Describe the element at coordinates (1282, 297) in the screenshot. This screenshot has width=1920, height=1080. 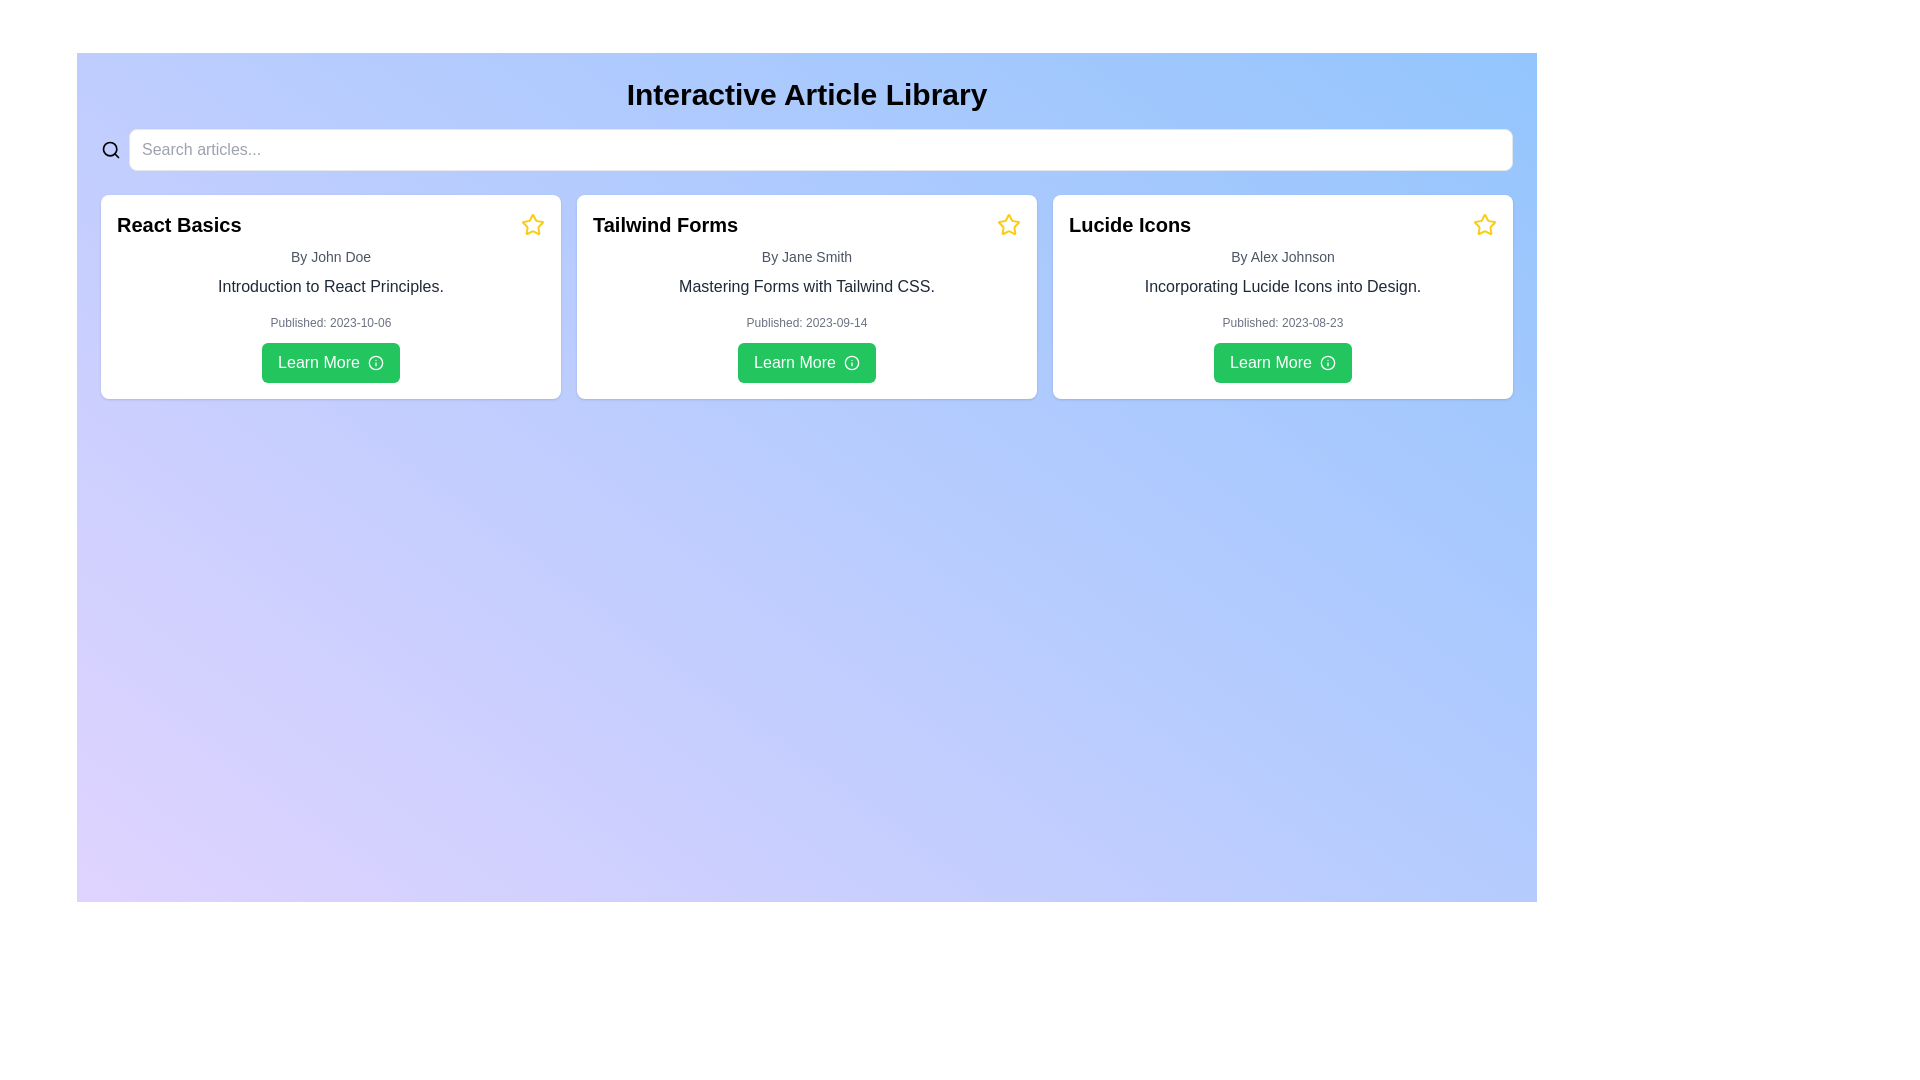
I see `the 'Learn More' button on the third Card component in the article grid layout` at that location.